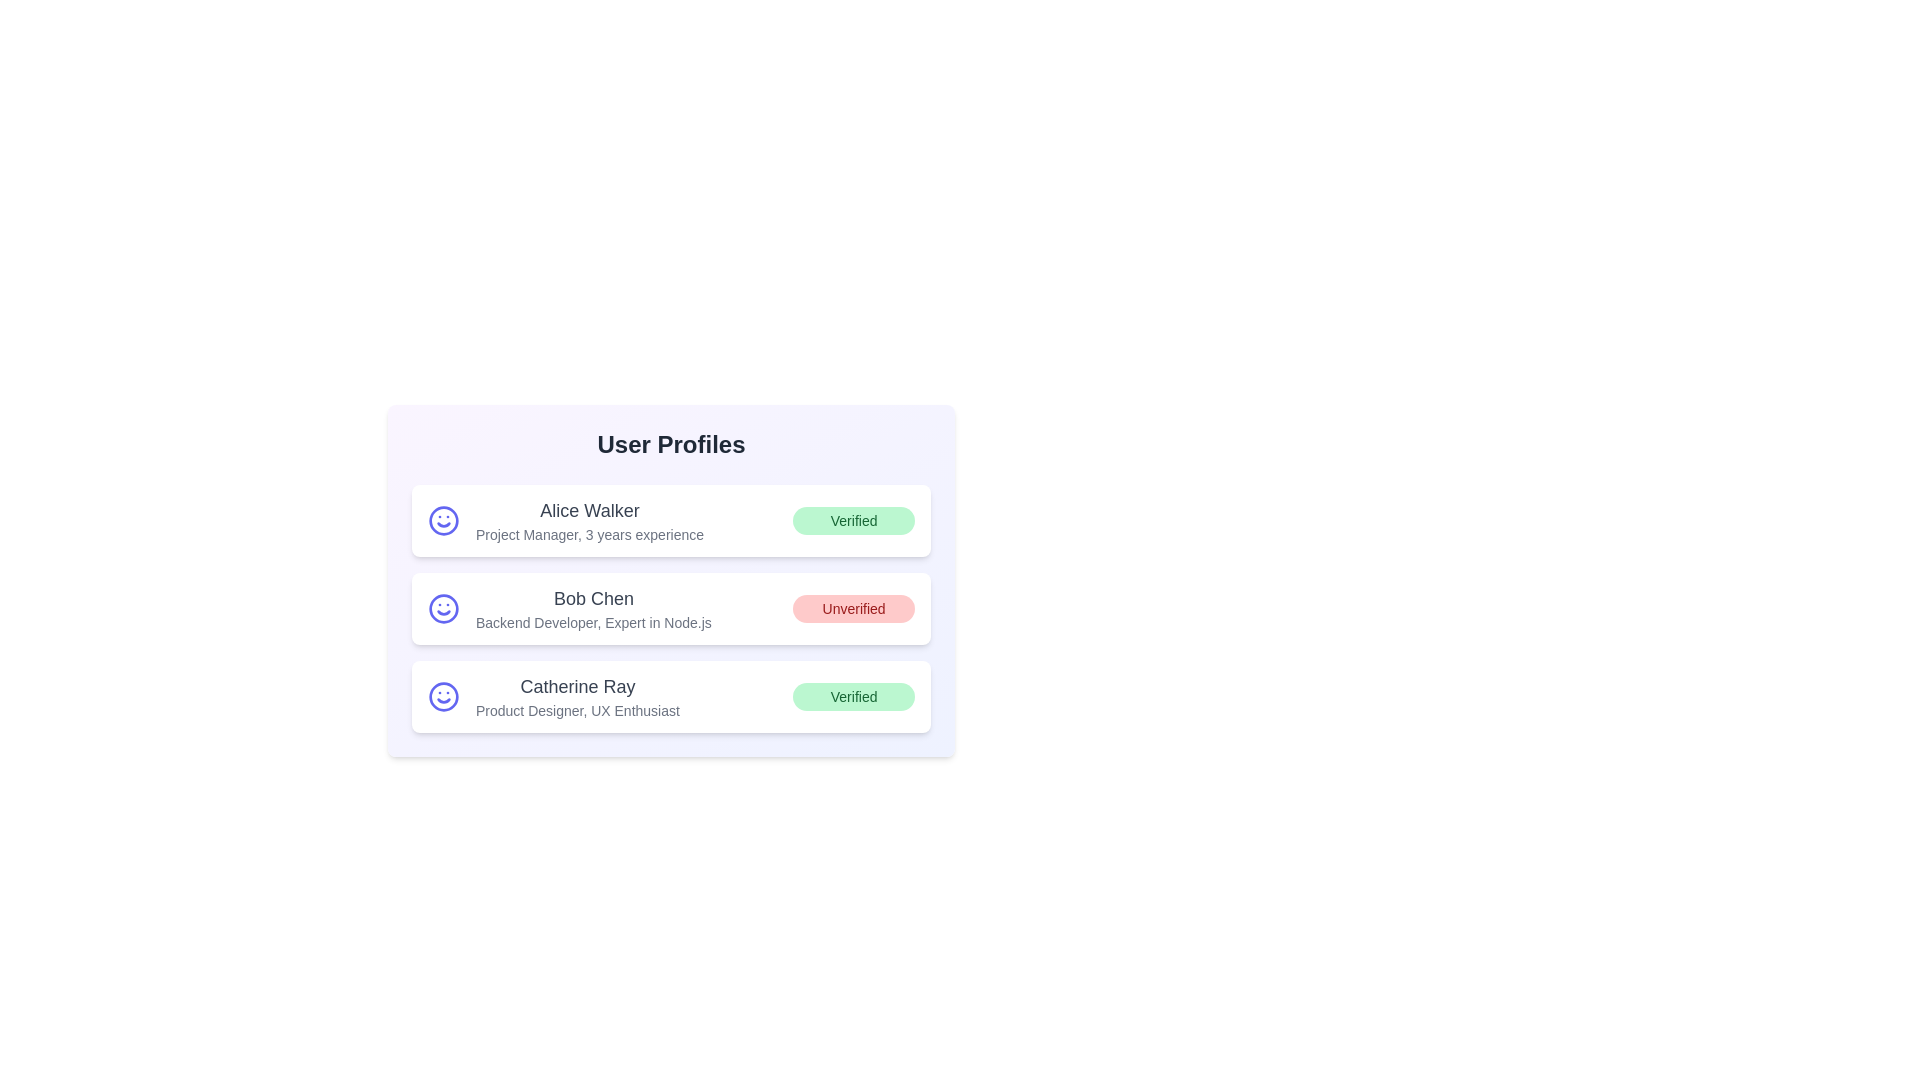  Describe the element at coordinates (854, 519) in the screenshot. I see `the verification status of Alice Walker to toggle or view details` at that location.